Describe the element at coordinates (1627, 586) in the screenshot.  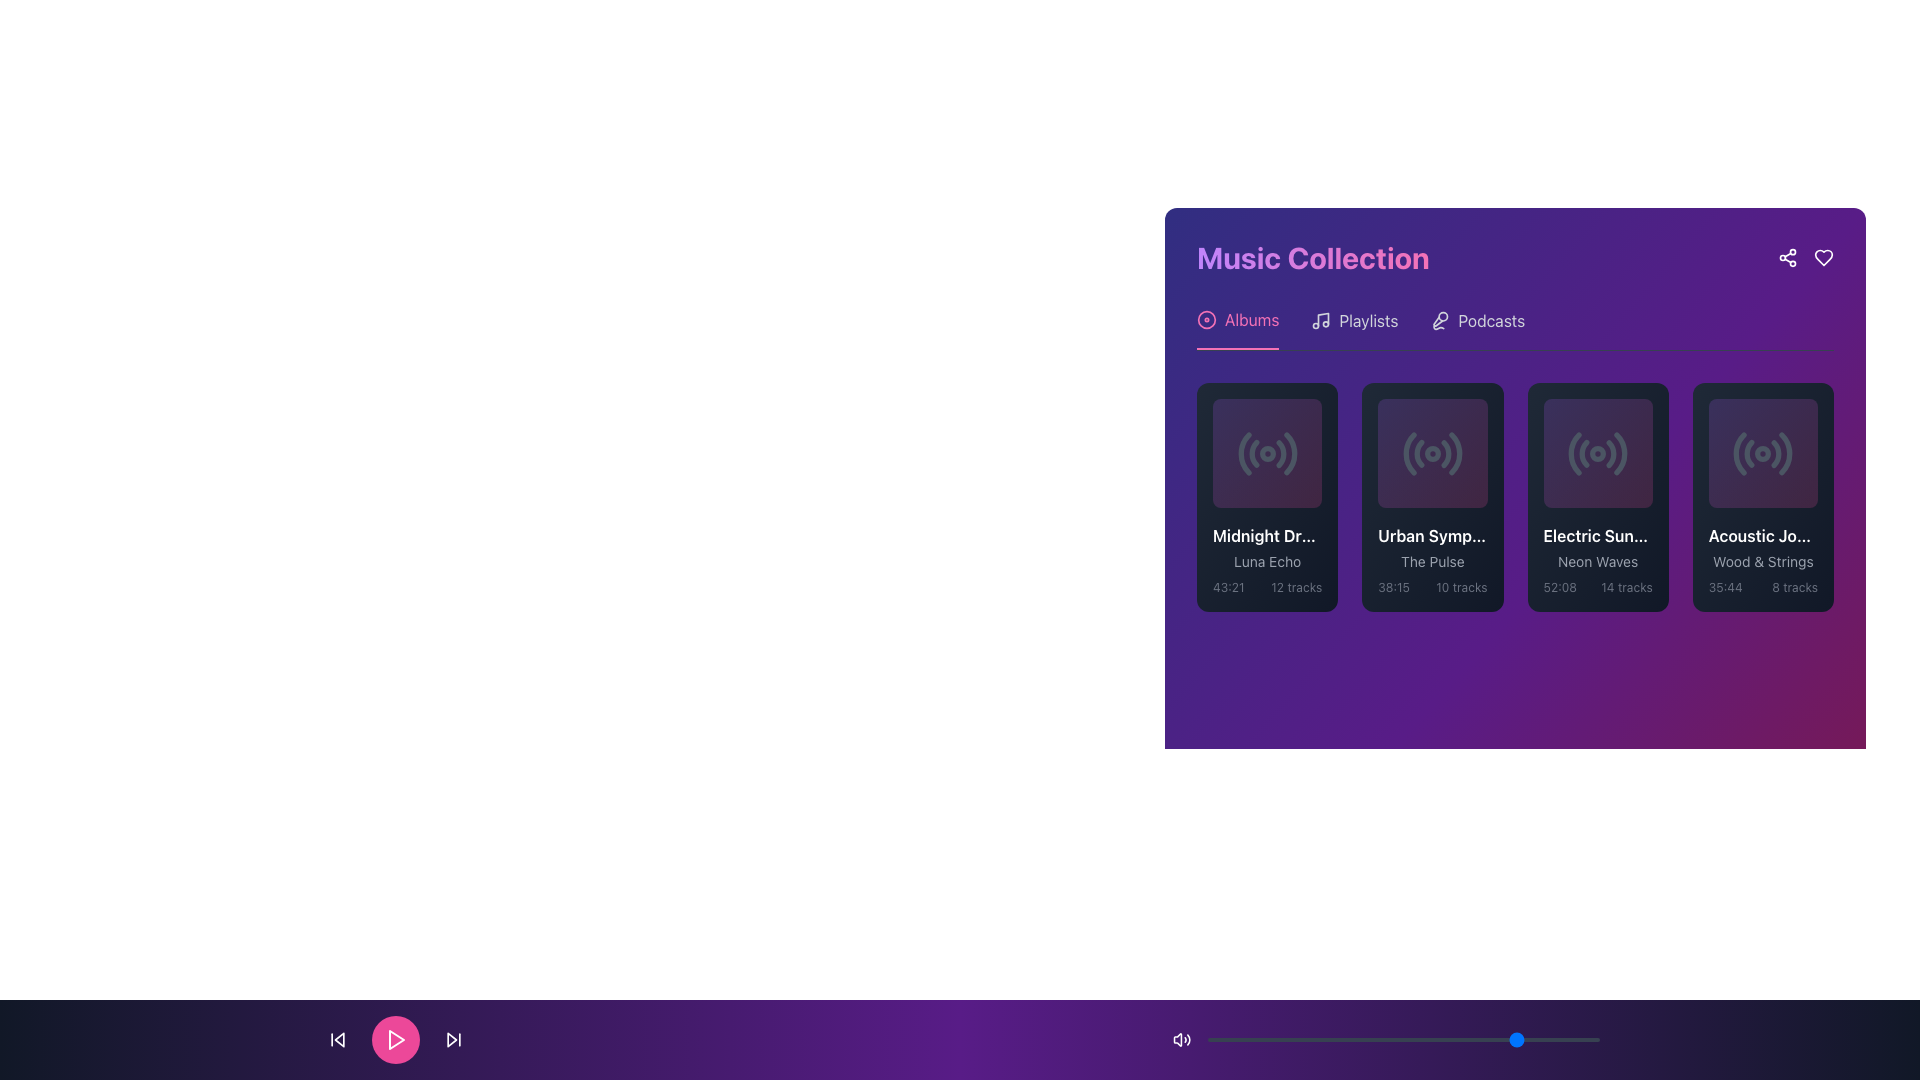
I see `the static text label displaying '14 tracks' located beside the duration '52:08' within the dark-themed card for the album 'Electric Sunset' under 'Neon Waves' in the 'Albums' section of the 'Music Collection' interface` at that location.